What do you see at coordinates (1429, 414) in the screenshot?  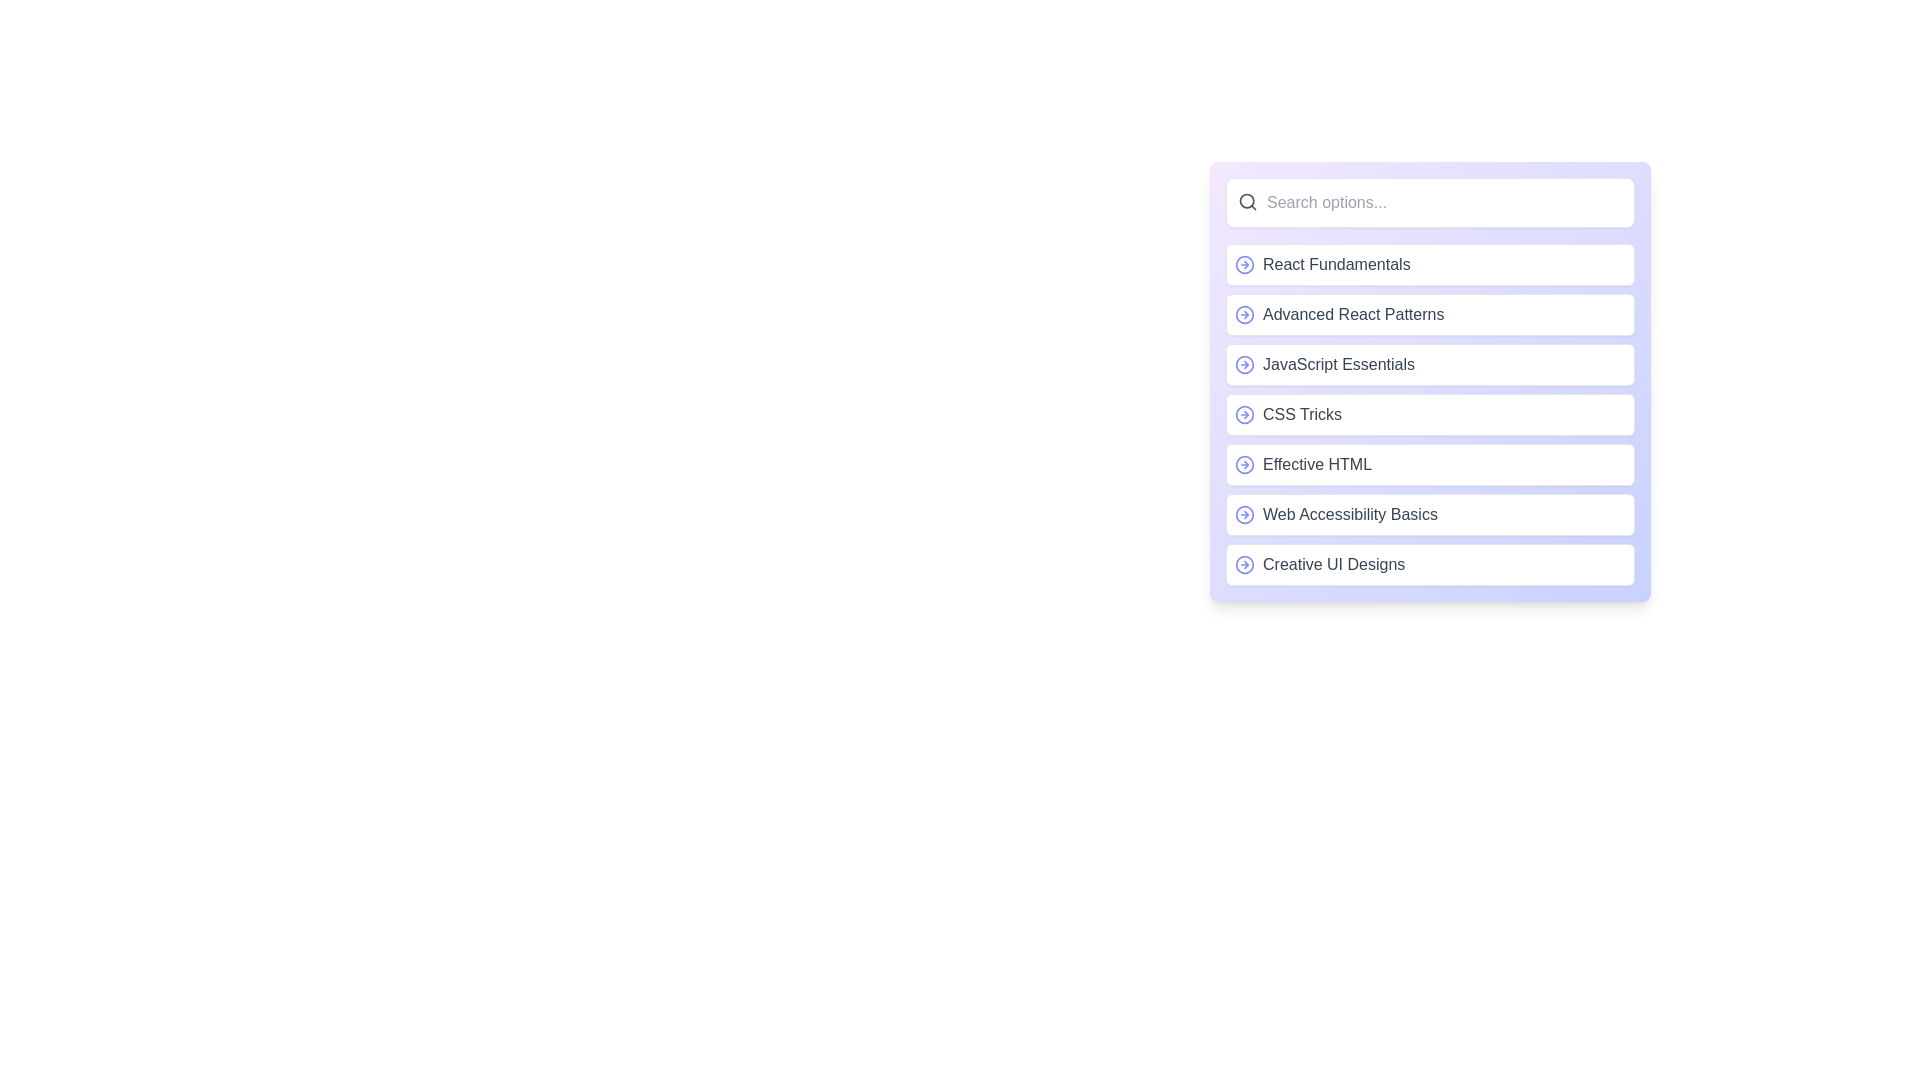 I see `the button labeled 'CSS Tricks' with a light-purple background and an indigo arrow icon` at bounding box center [1429, 414].